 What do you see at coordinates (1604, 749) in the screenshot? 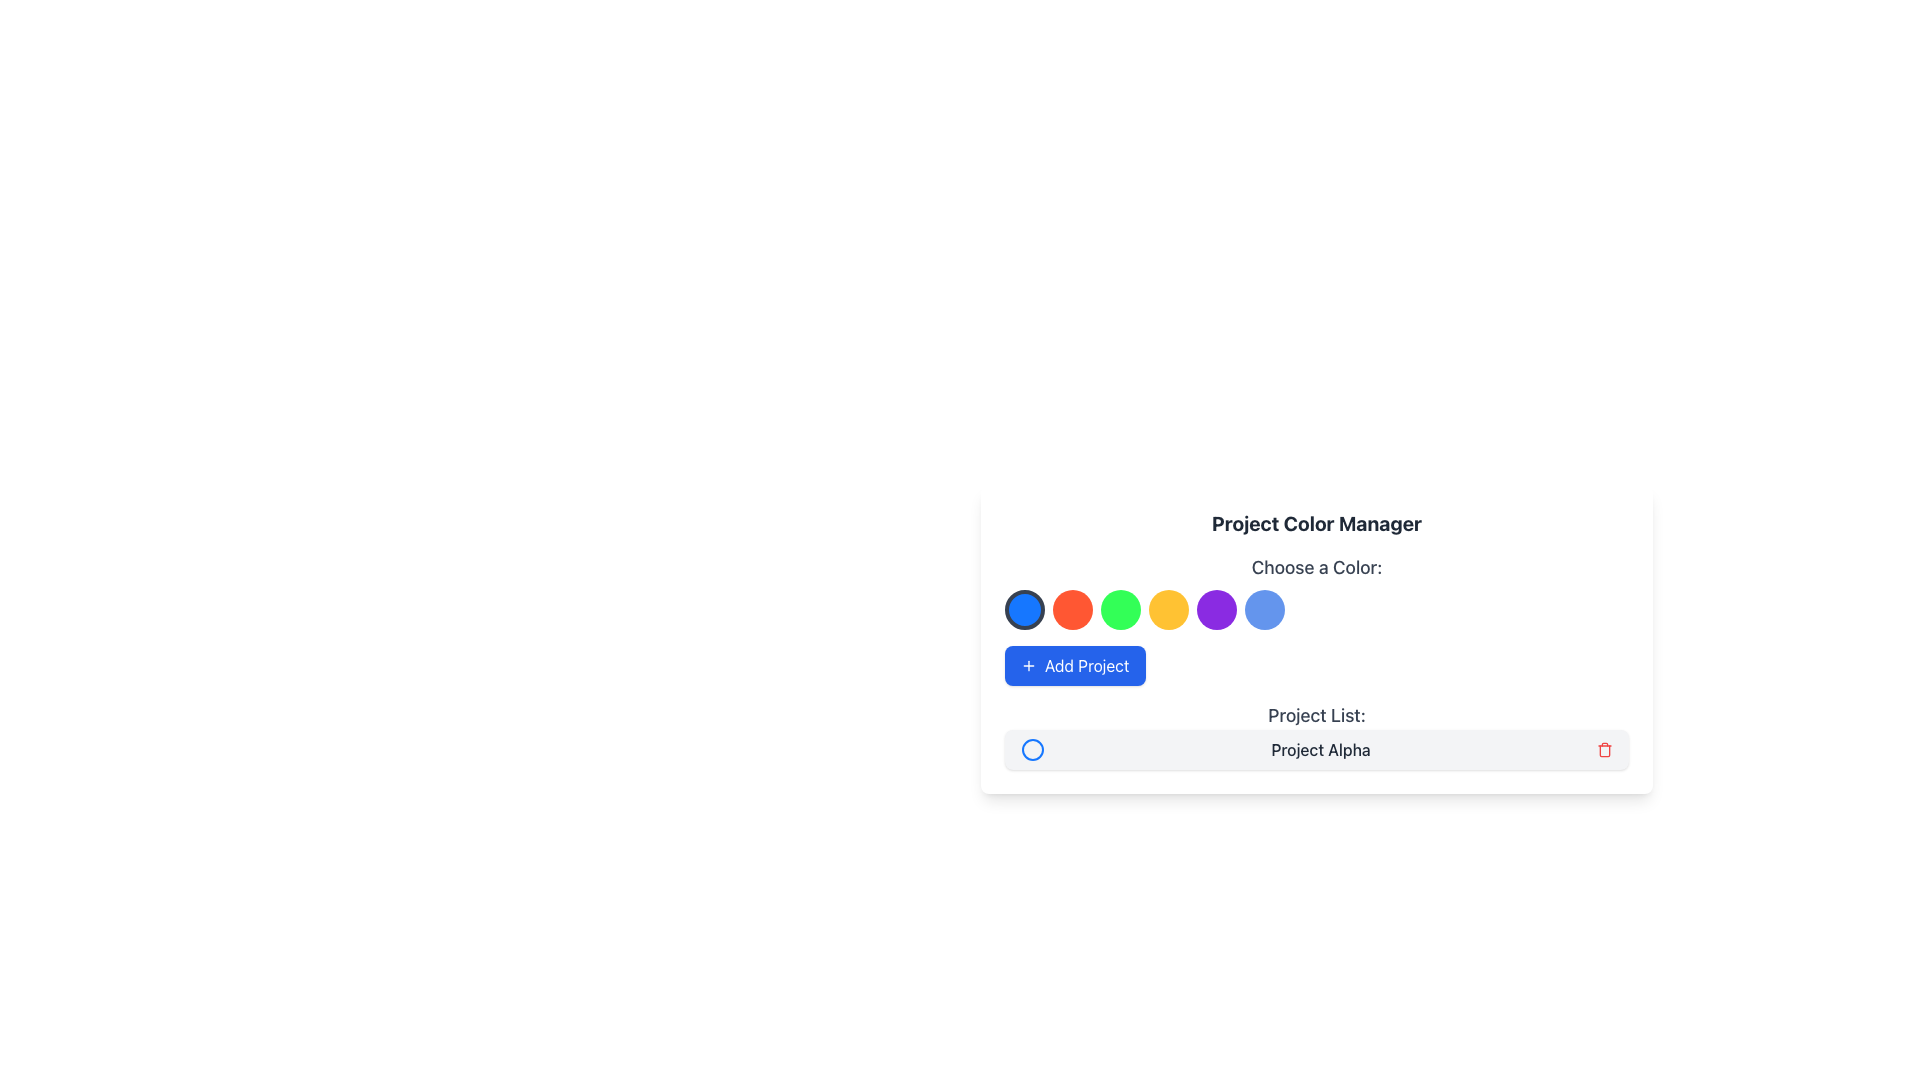
I see `the red trash icon representing the delete action for the 'Project Alpha' list item` at bounding box center [1604, 749].